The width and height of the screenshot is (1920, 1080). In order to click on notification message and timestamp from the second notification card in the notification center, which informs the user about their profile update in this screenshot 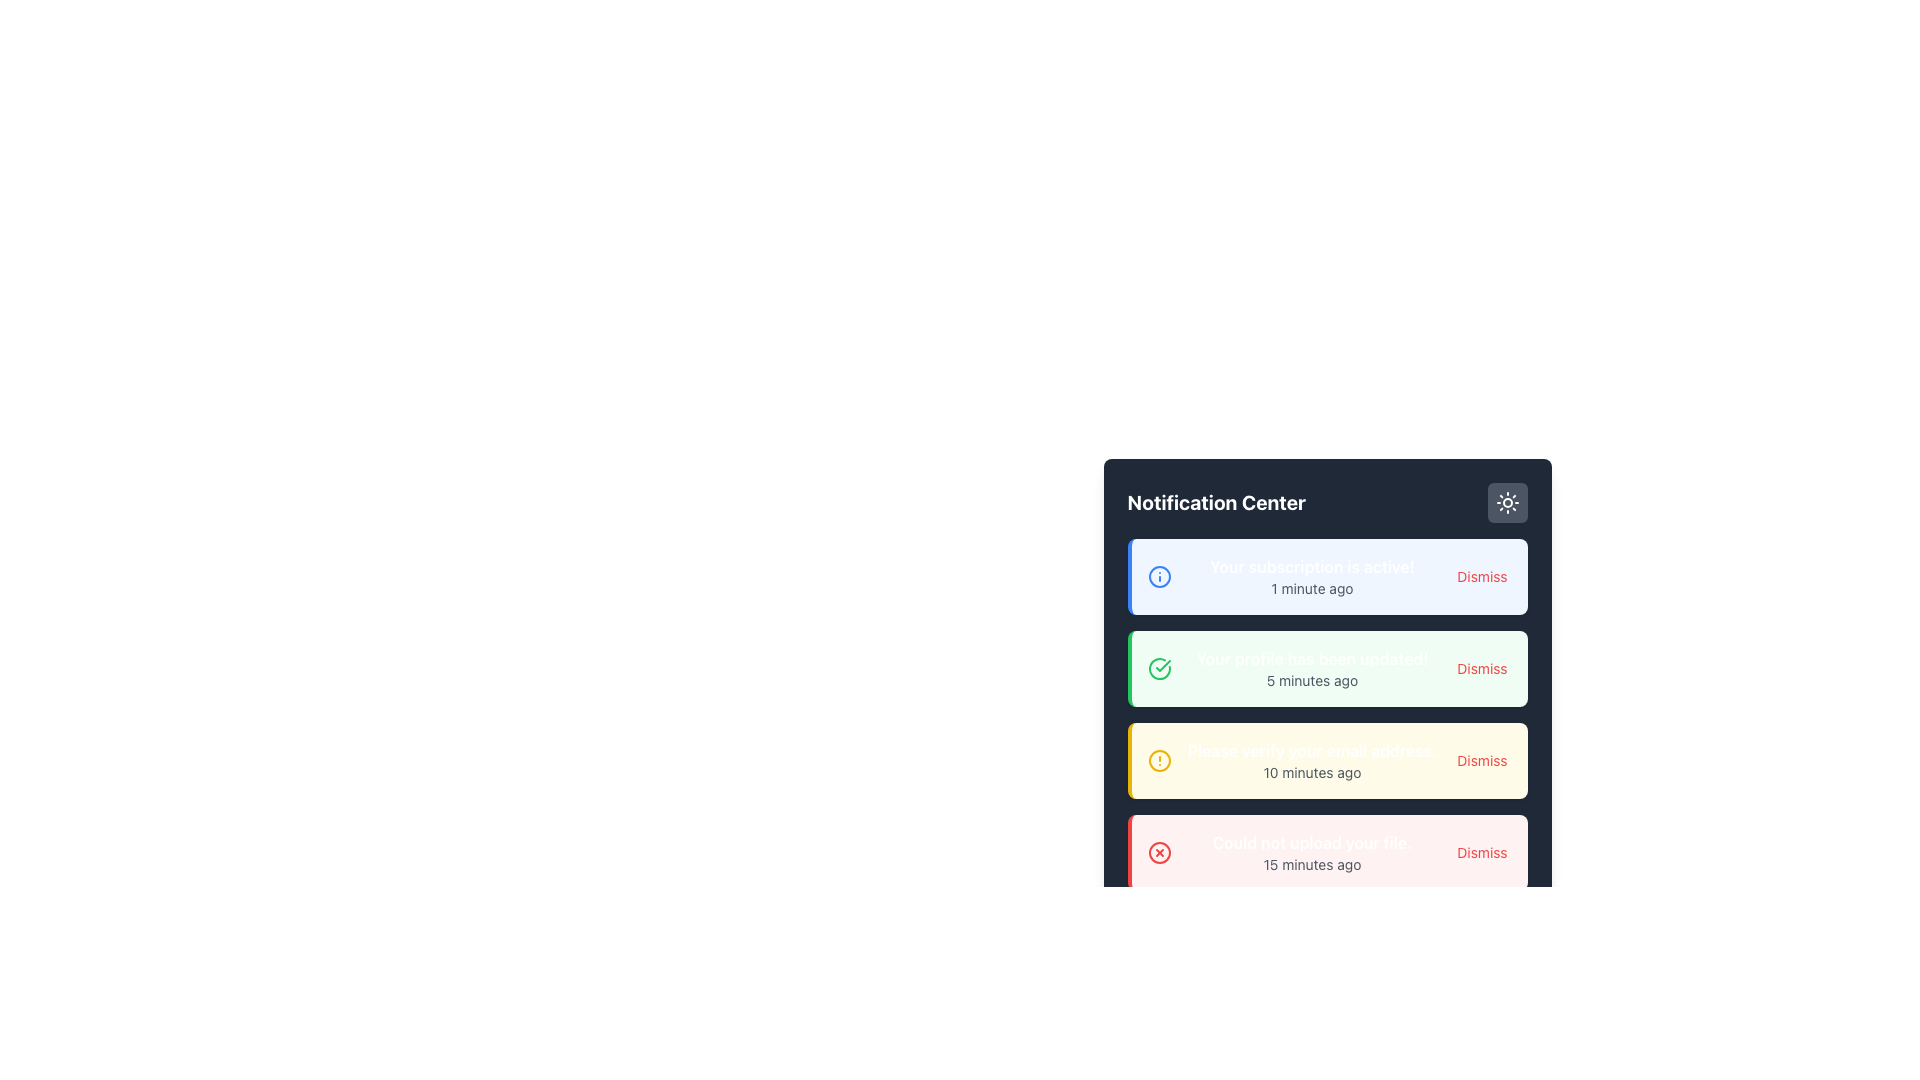, I will do `click(1327, 668)`.